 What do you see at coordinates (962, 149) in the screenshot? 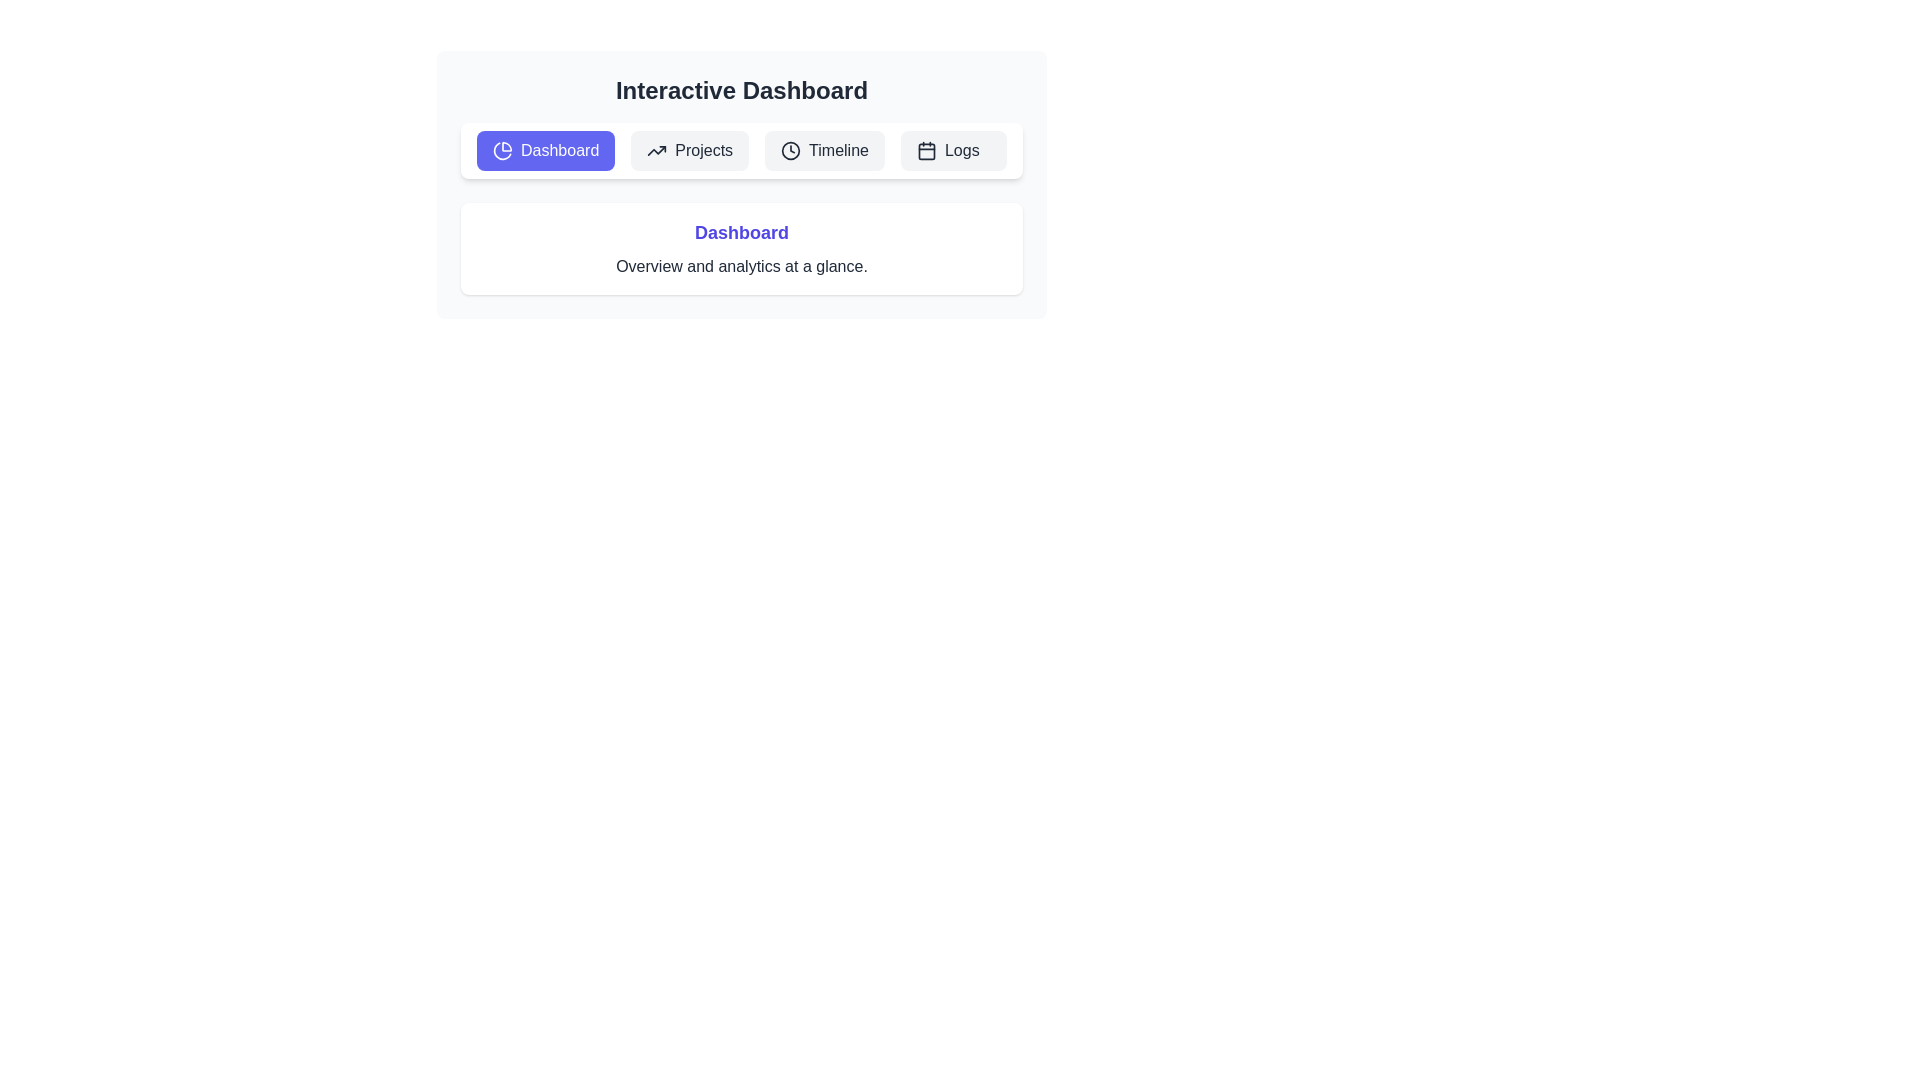
I see `the 'Logs' text label located within the navigation button` at bounding box center [962, 149].